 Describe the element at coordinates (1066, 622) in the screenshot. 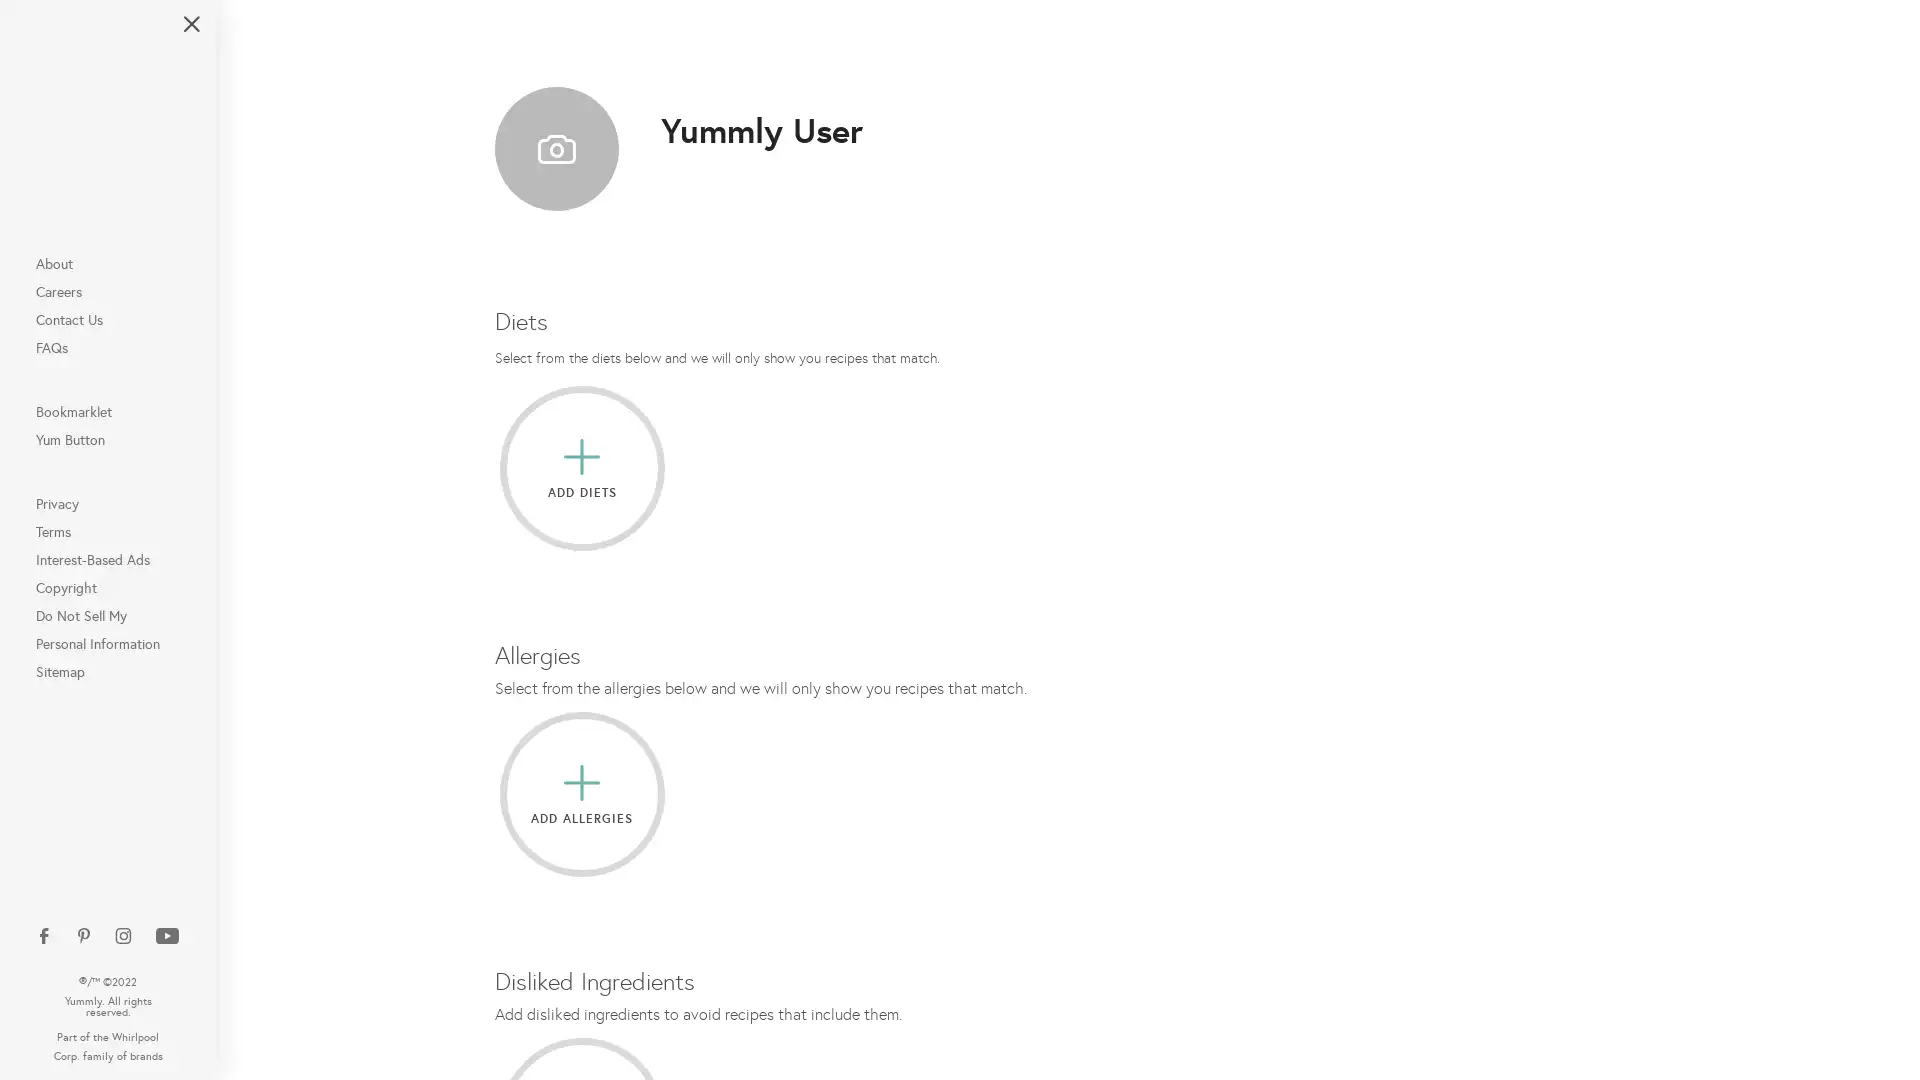

I see `Connect with Apple` at that location.